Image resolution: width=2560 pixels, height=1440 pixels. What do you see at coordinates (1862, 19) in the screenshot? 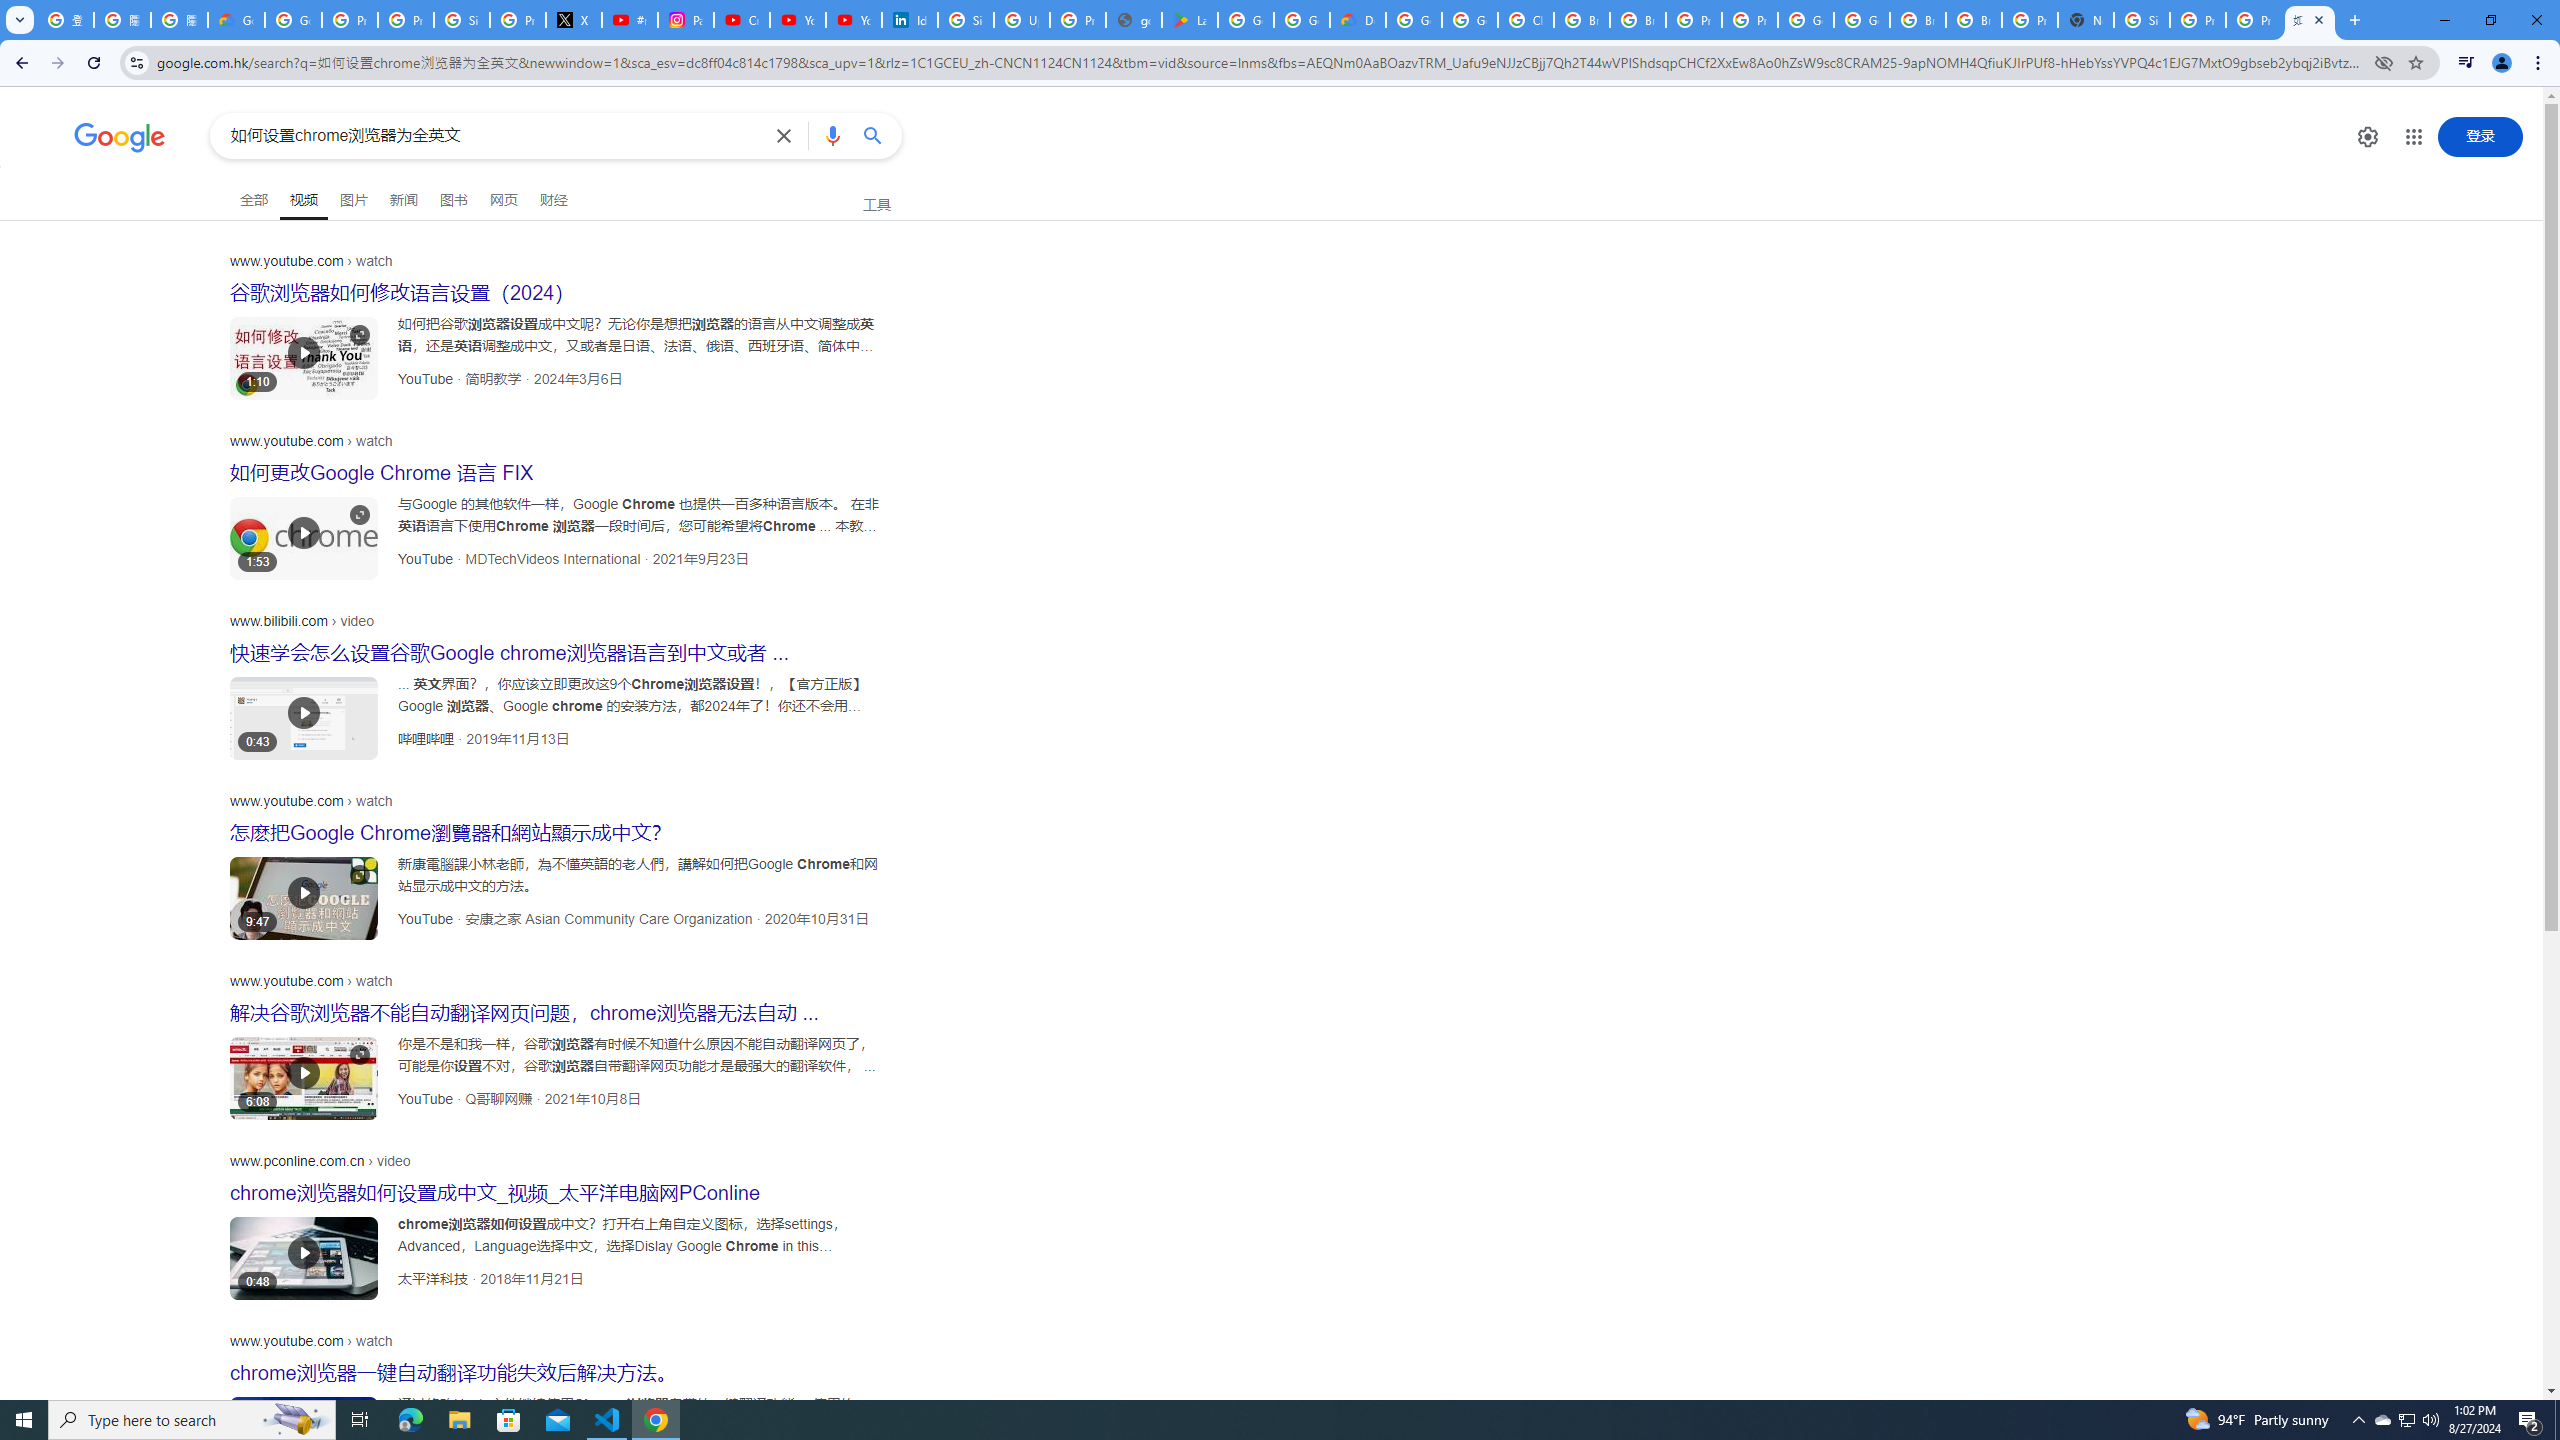
I see `'Google Cloud Platform'` at bounding box center [1862, 19].